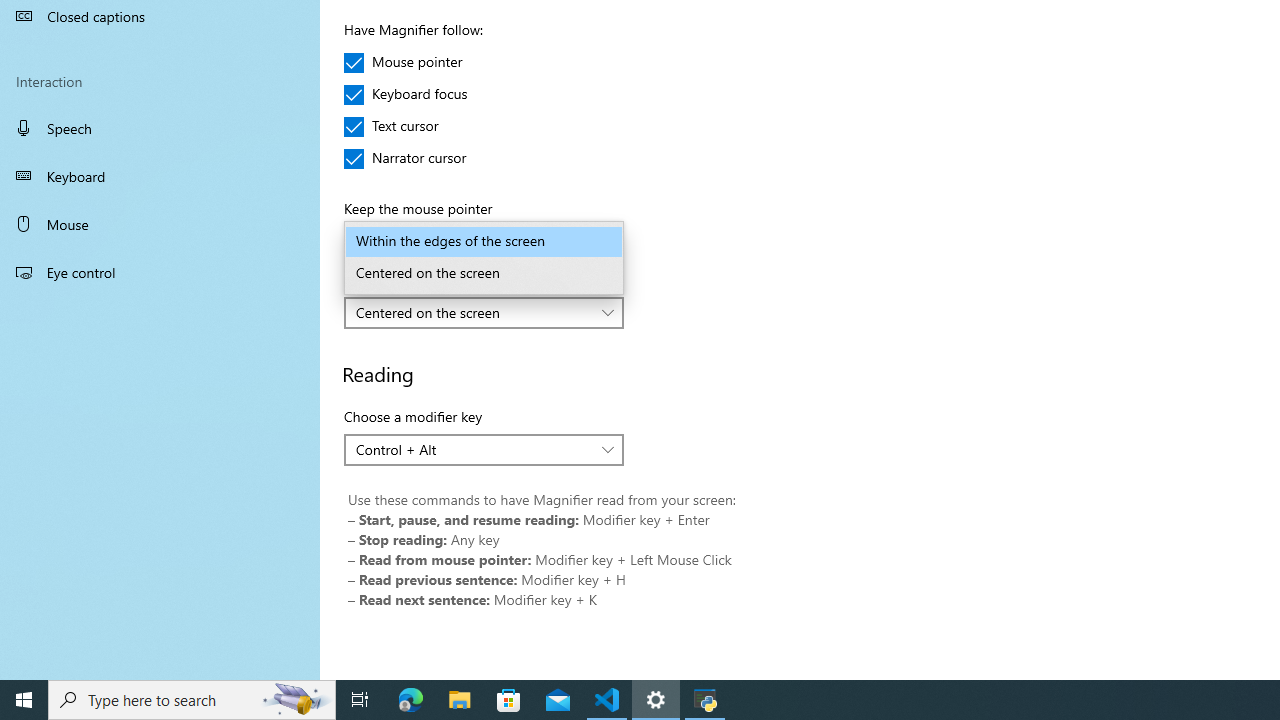 This screenshot has width=1280, height=720. What do you see at coordinates (160, 271) in the screenshot?
I see `'Eye control'` at bounding box center [160, 271].